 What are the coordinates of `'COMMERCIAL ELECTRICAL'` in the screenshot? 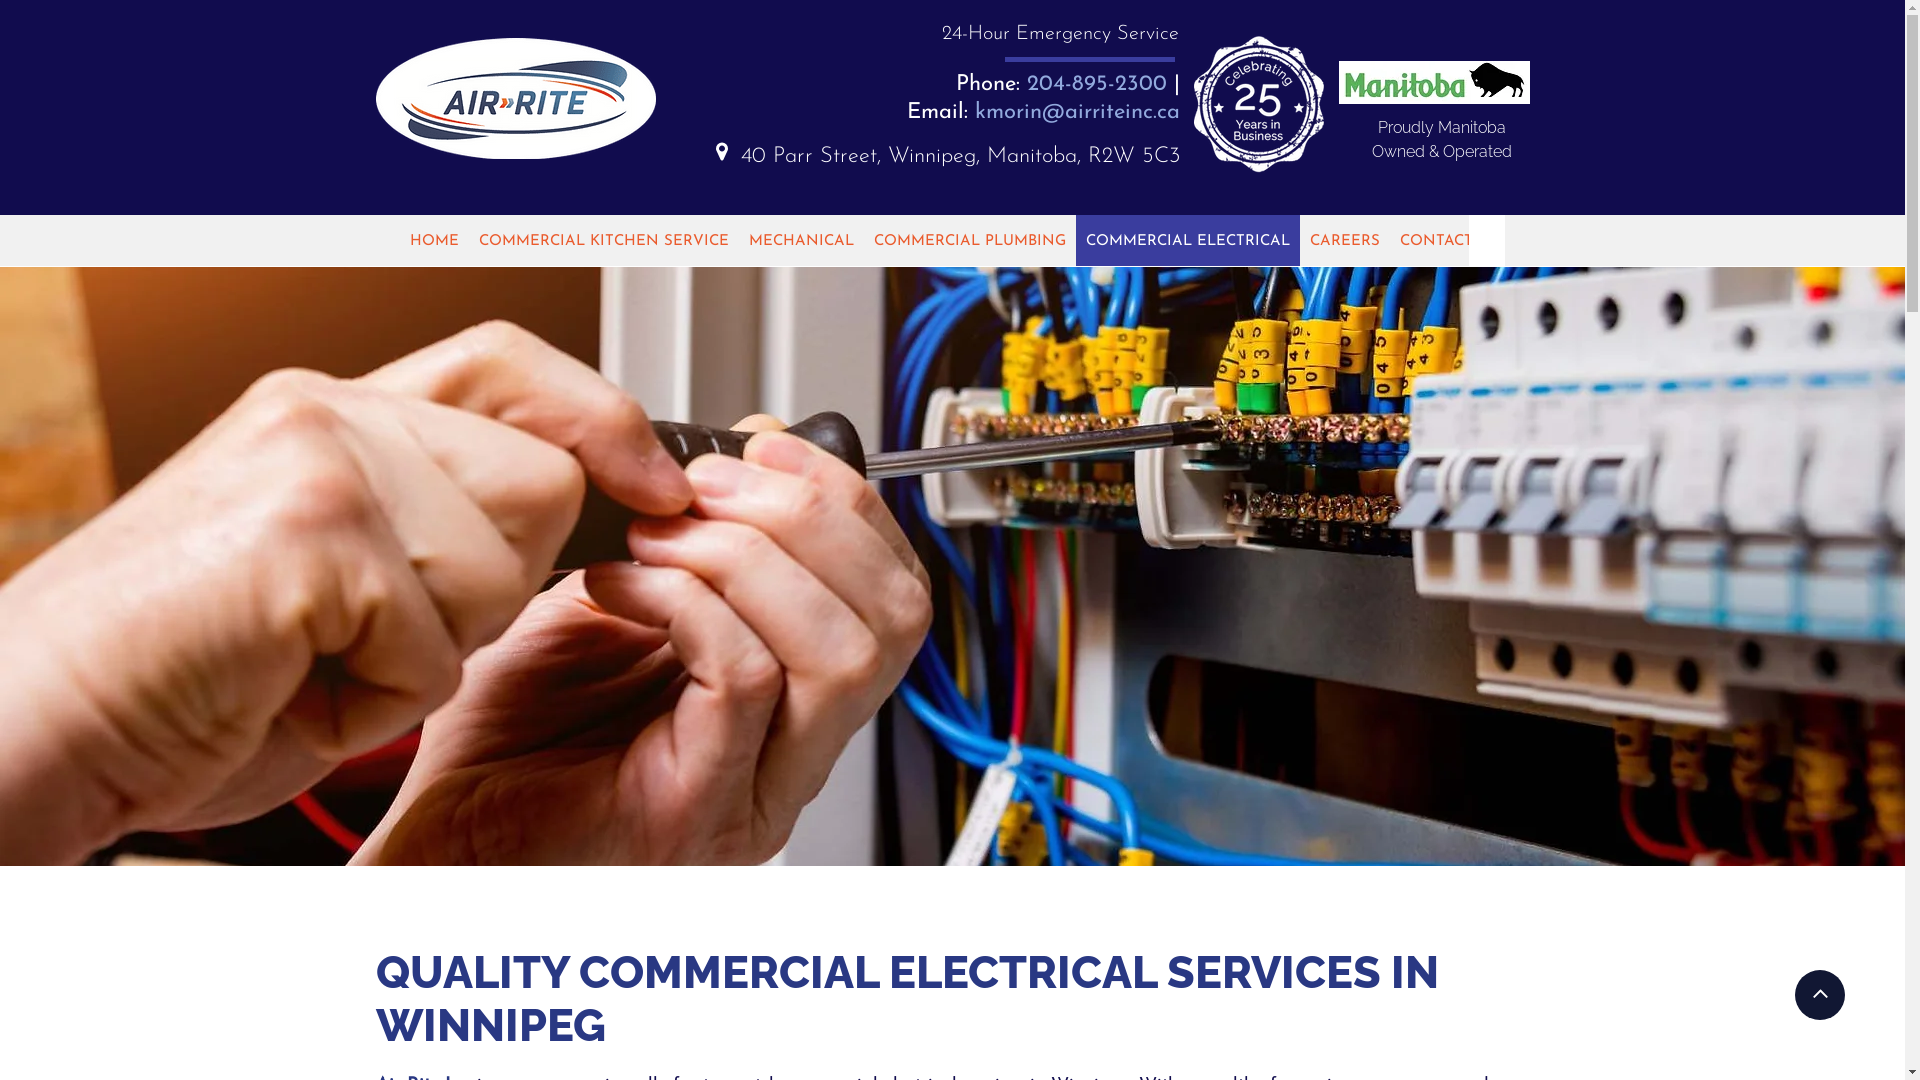 It's located at (1188, 239).